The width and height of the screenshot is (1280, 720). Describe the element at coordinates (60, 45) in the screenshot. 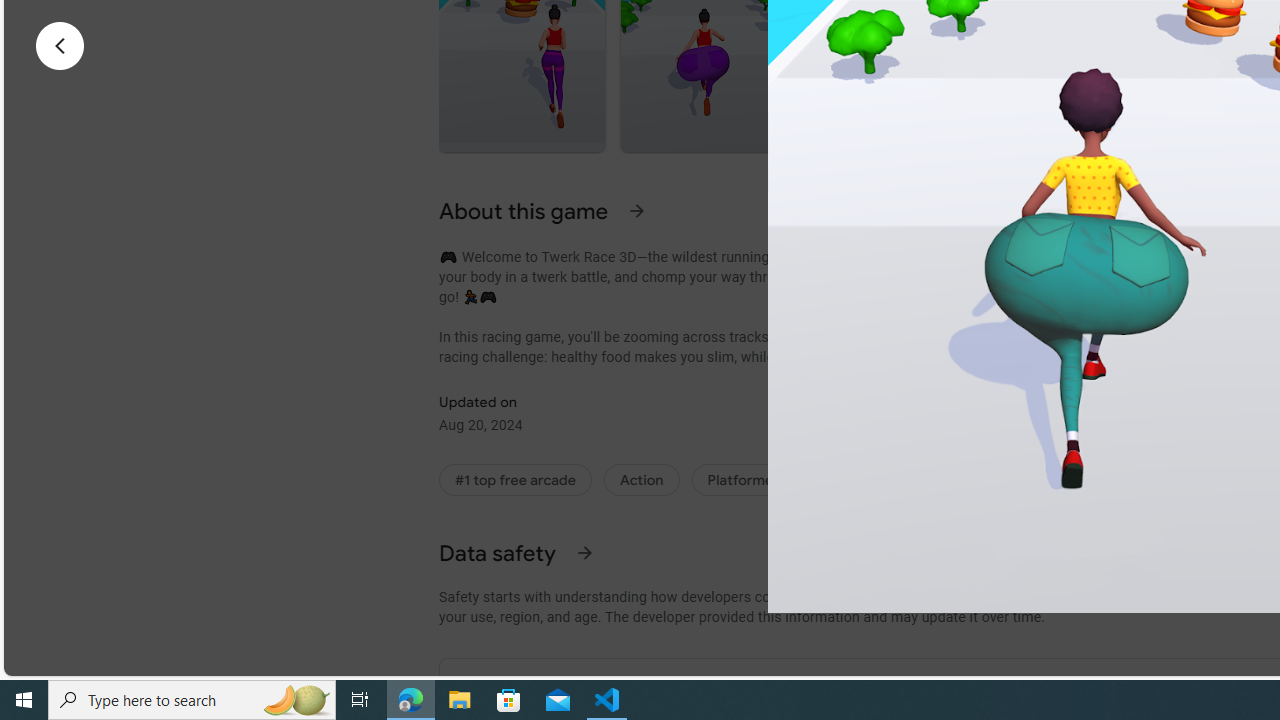

I see `'Previous'` at that location.